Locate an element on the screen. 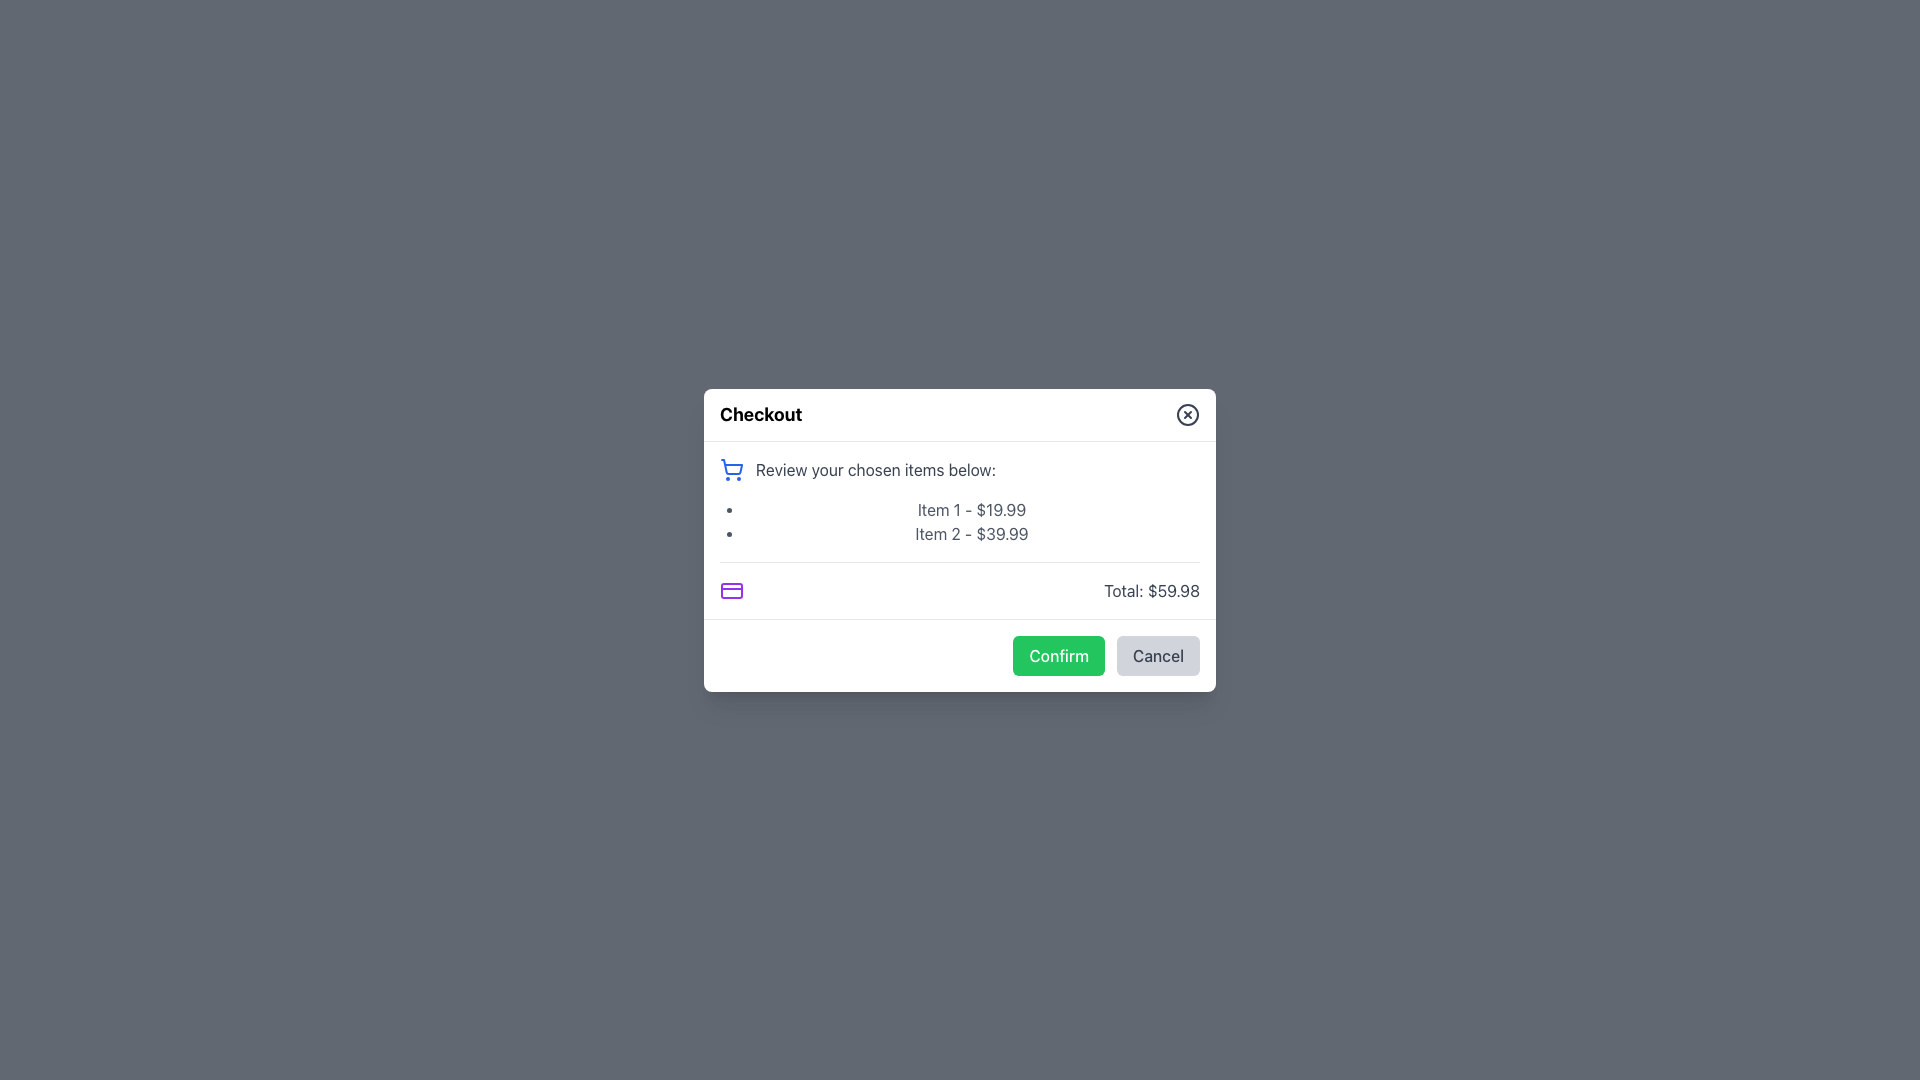 The width and height of the screenshot is (1920, 1080). the Icon Rectangle, which is a rectangular SVG element with rounded corners representing a payment method, located in the center of the credit card icon is located at coordinates (730, 589).